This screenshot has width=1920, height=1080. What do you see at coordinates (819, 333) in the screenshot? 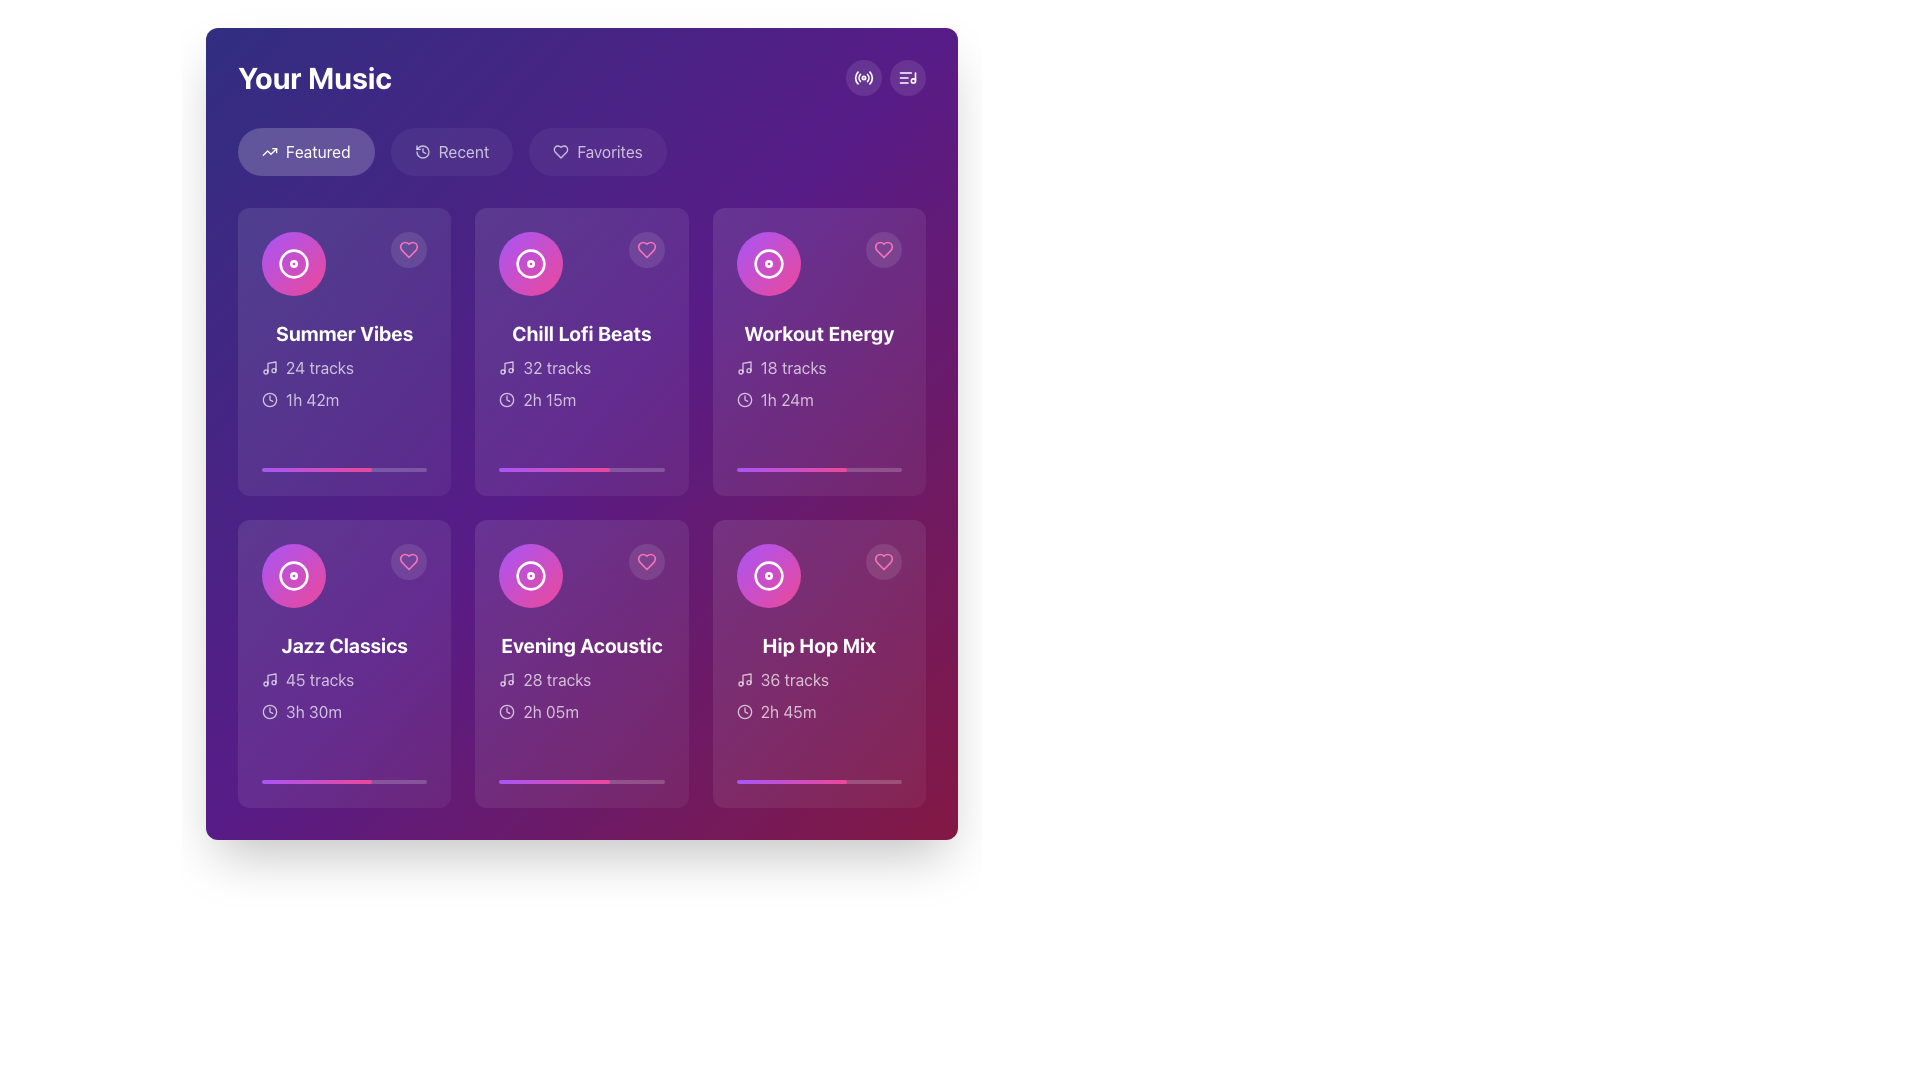
I see `text label that serves as the primary title for the third card in the top row, positioned below an icon and above additional details` at bounding box center [819, 333].